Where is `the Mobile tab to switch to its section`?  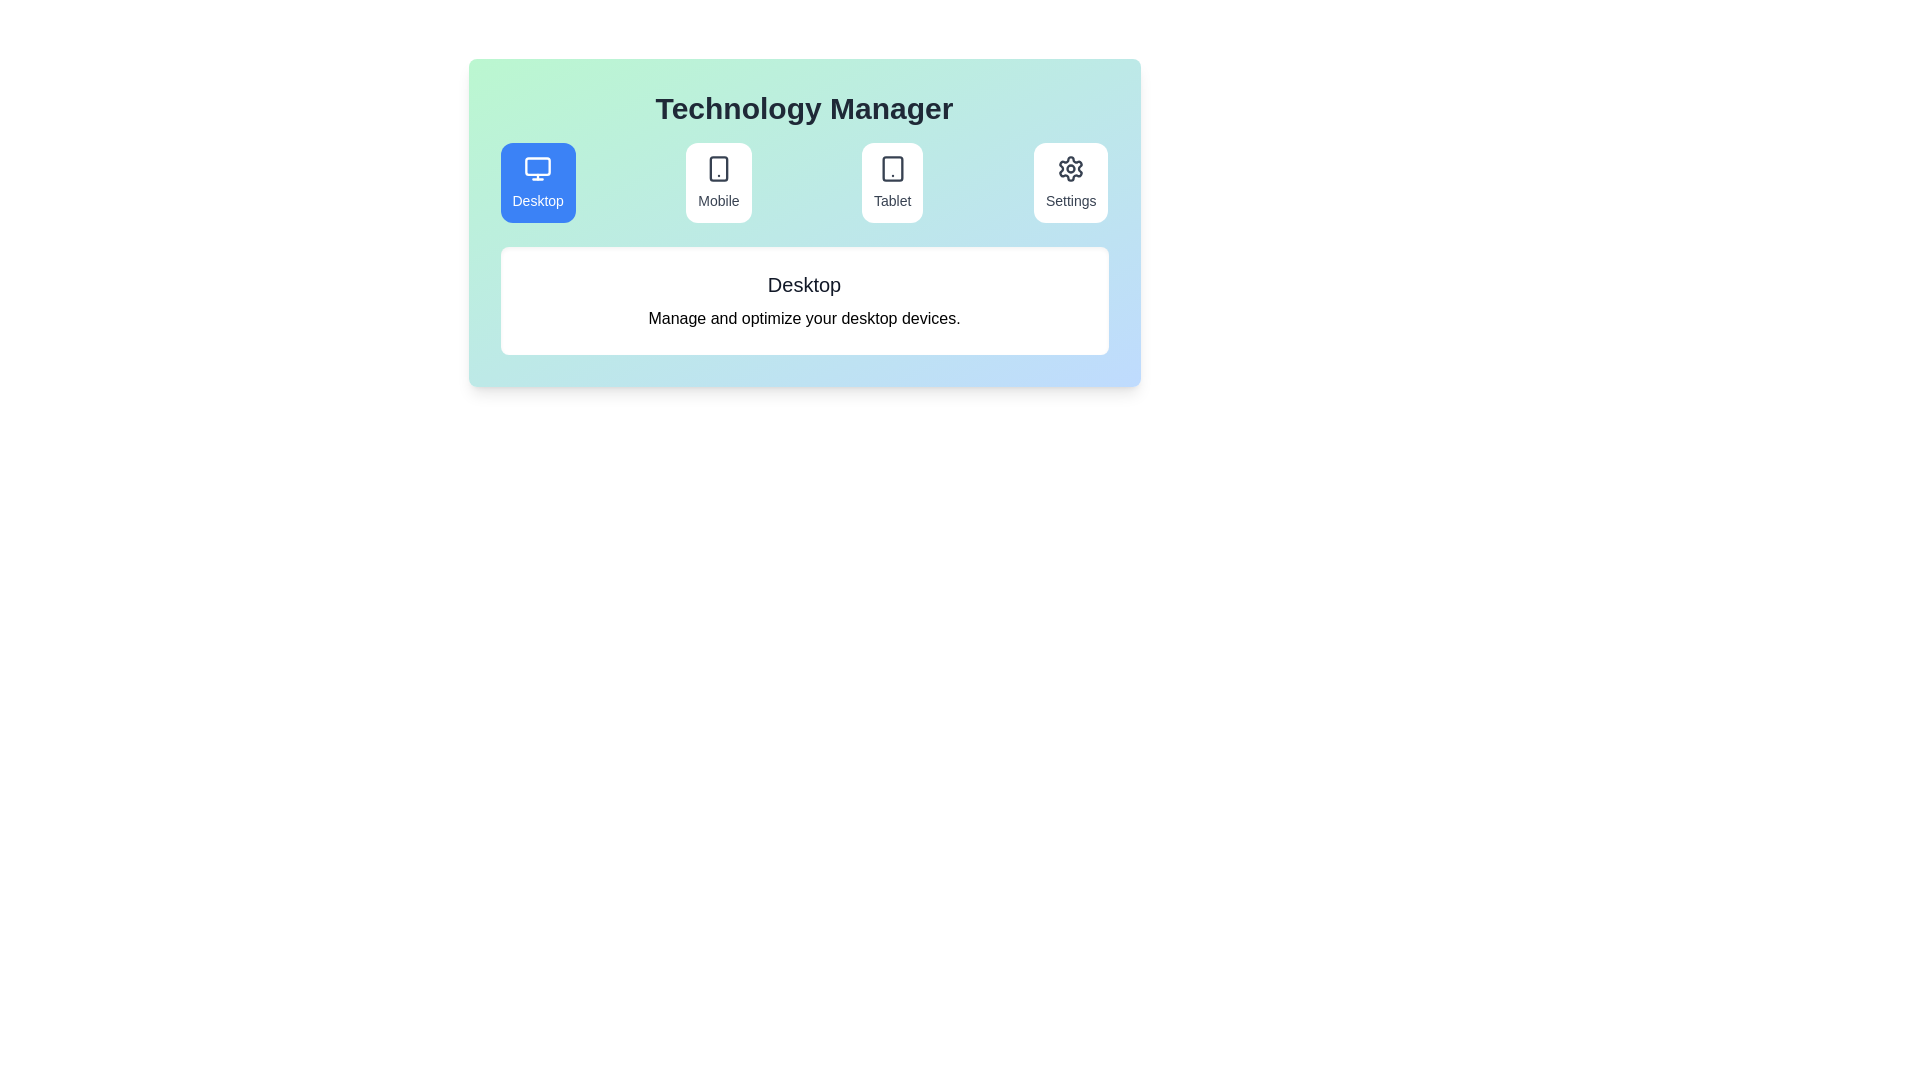 the Mobile tab to switch to its section is located at coordinates (719, 182).